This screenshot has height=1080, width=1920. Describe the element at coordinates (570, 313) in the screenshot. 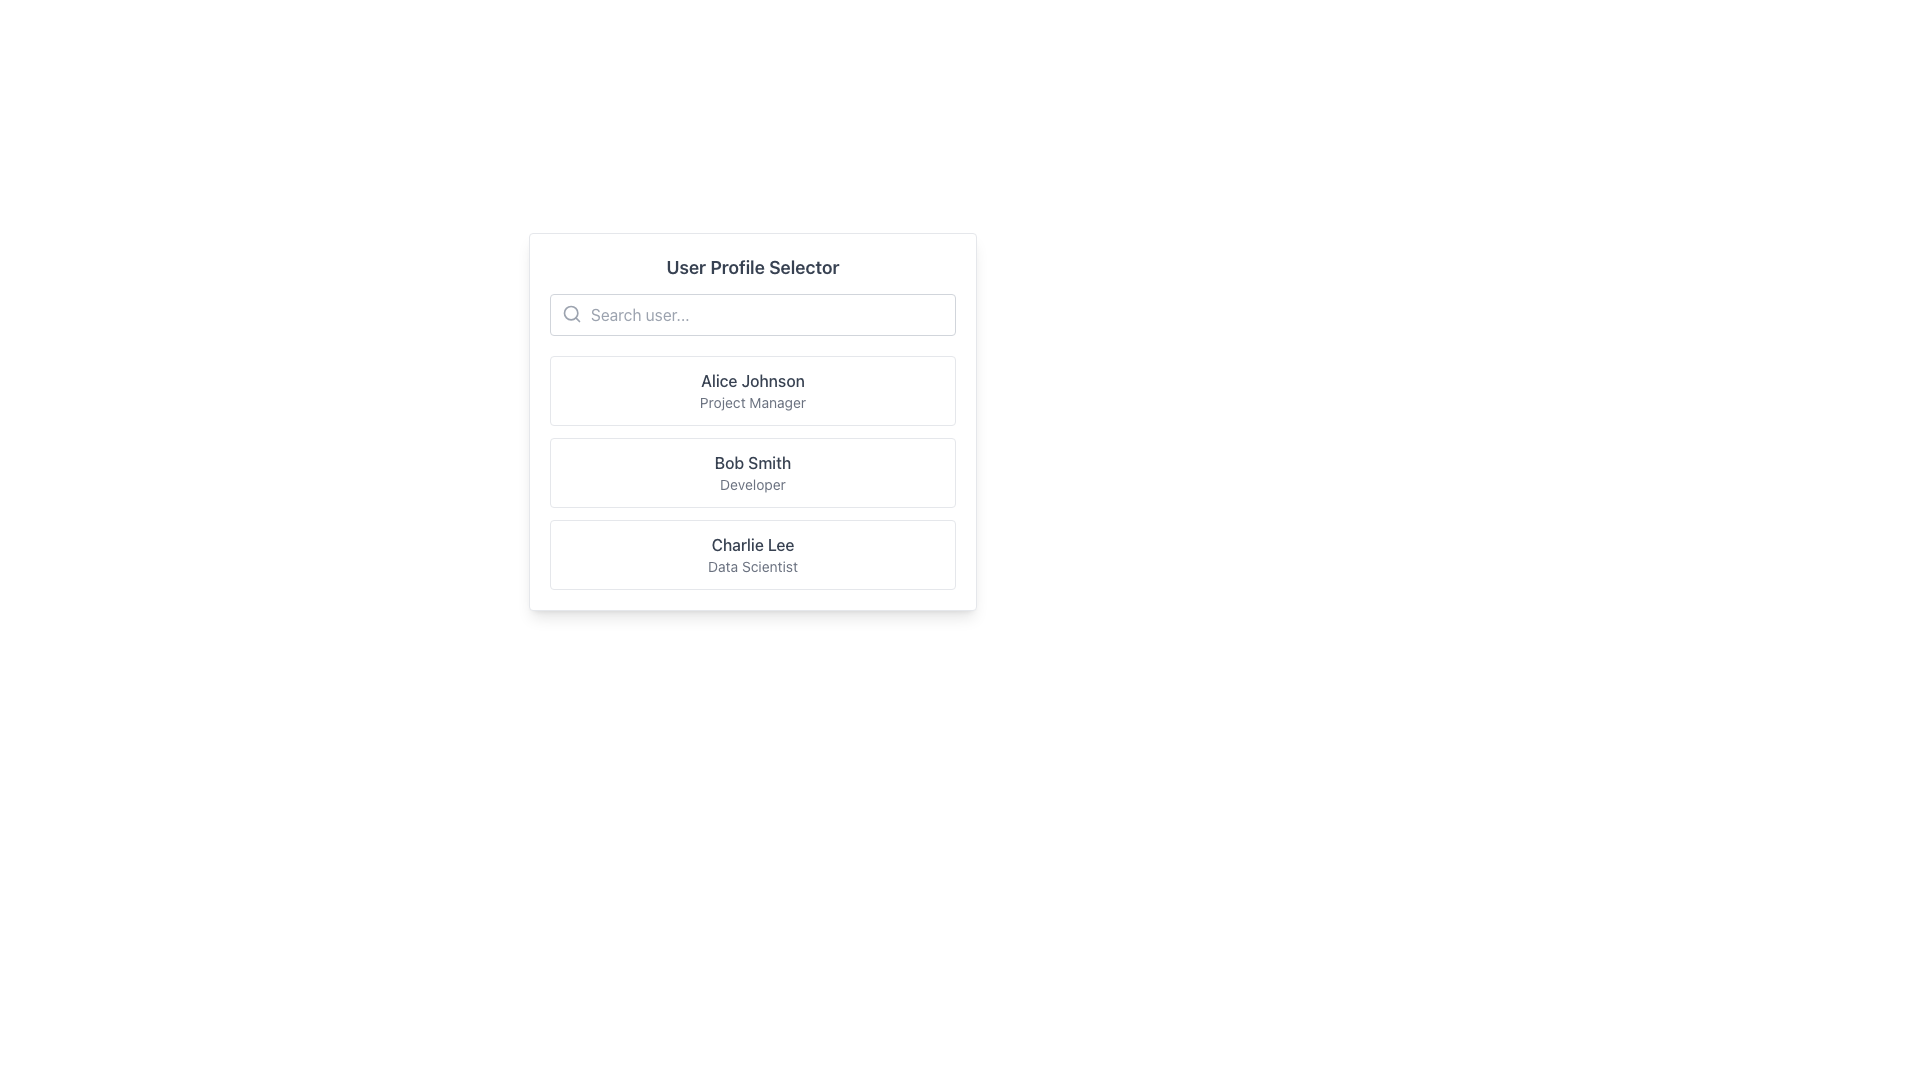

I see `the search icon depicted by a gray magnifying glass located to the left within the search bar under 'User Profile Selector'` at that location.